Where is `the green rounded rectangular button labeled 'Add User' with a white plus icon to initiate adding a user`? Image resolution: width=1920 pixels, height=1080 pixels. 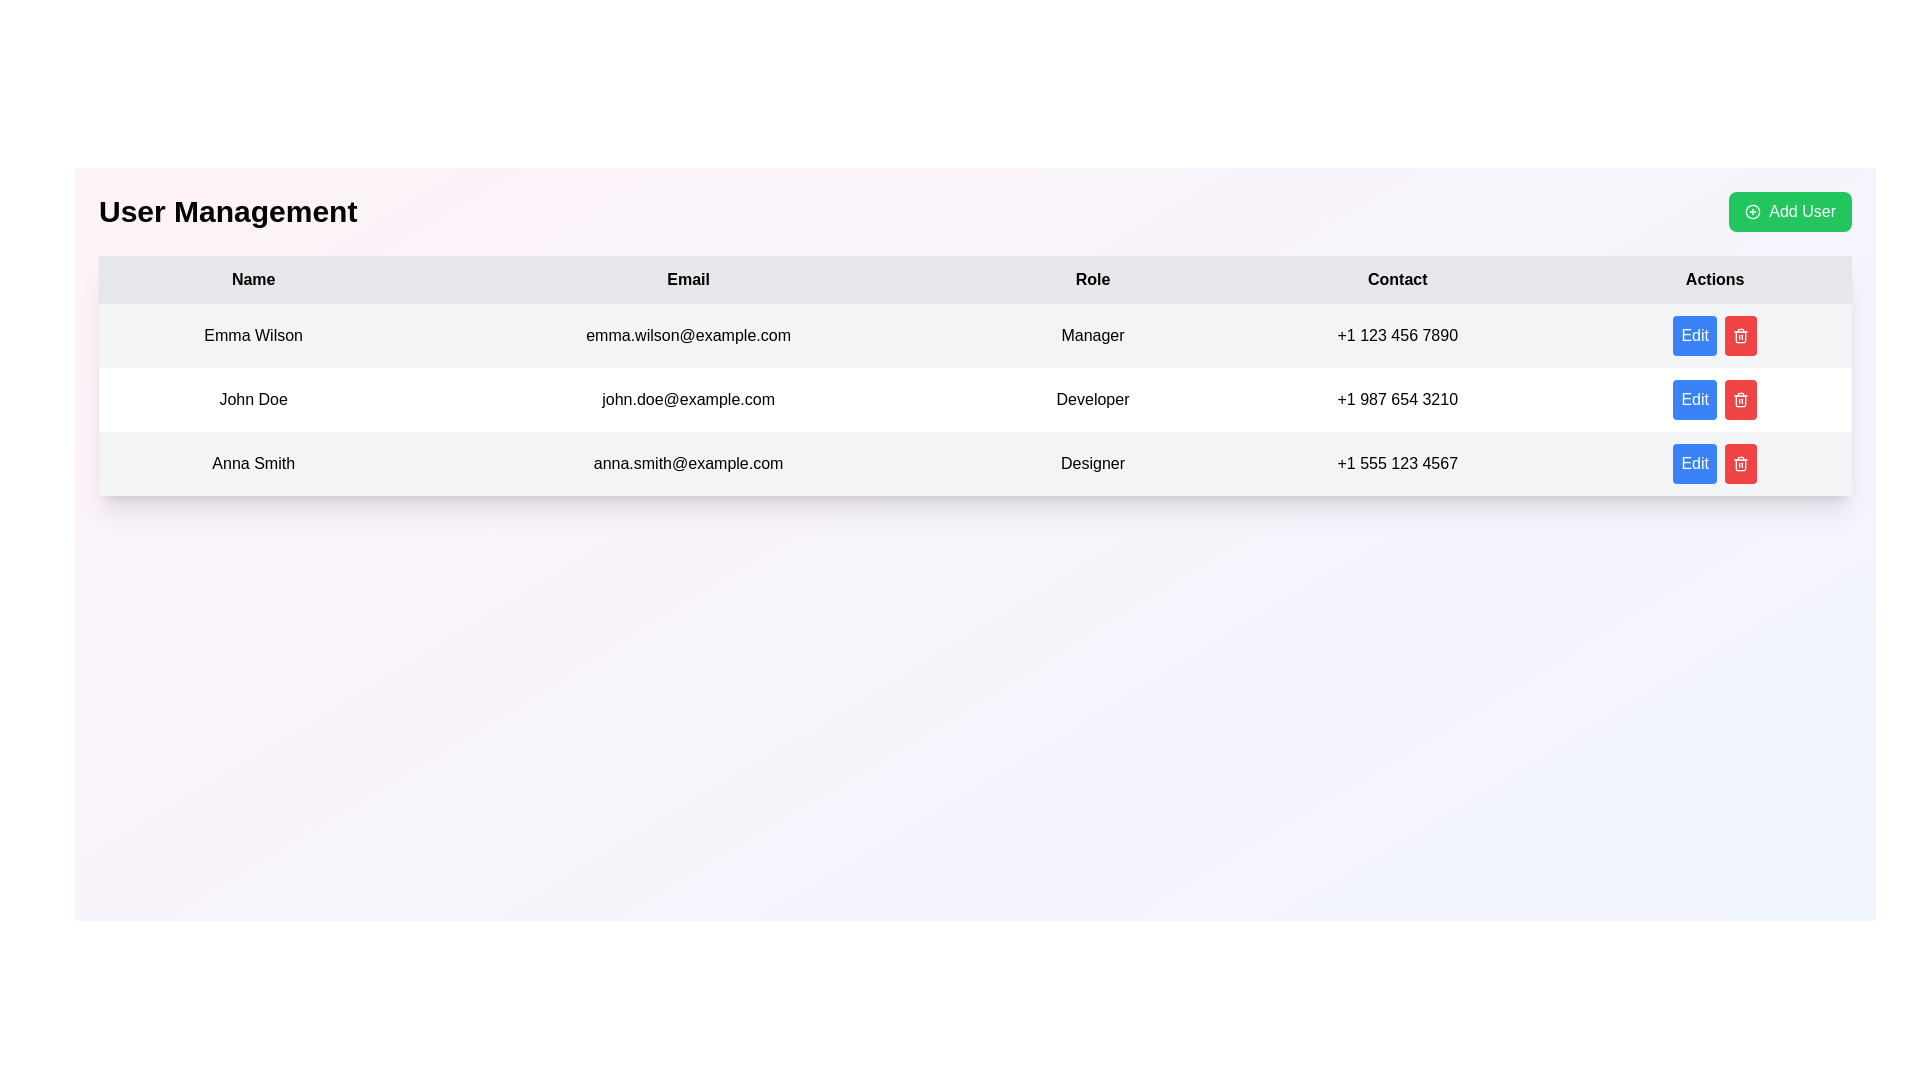 the green rounded rectangular button labeled 'Add User' with a white plus icon to initiate adding a user is located at coordinates (1790, 212).